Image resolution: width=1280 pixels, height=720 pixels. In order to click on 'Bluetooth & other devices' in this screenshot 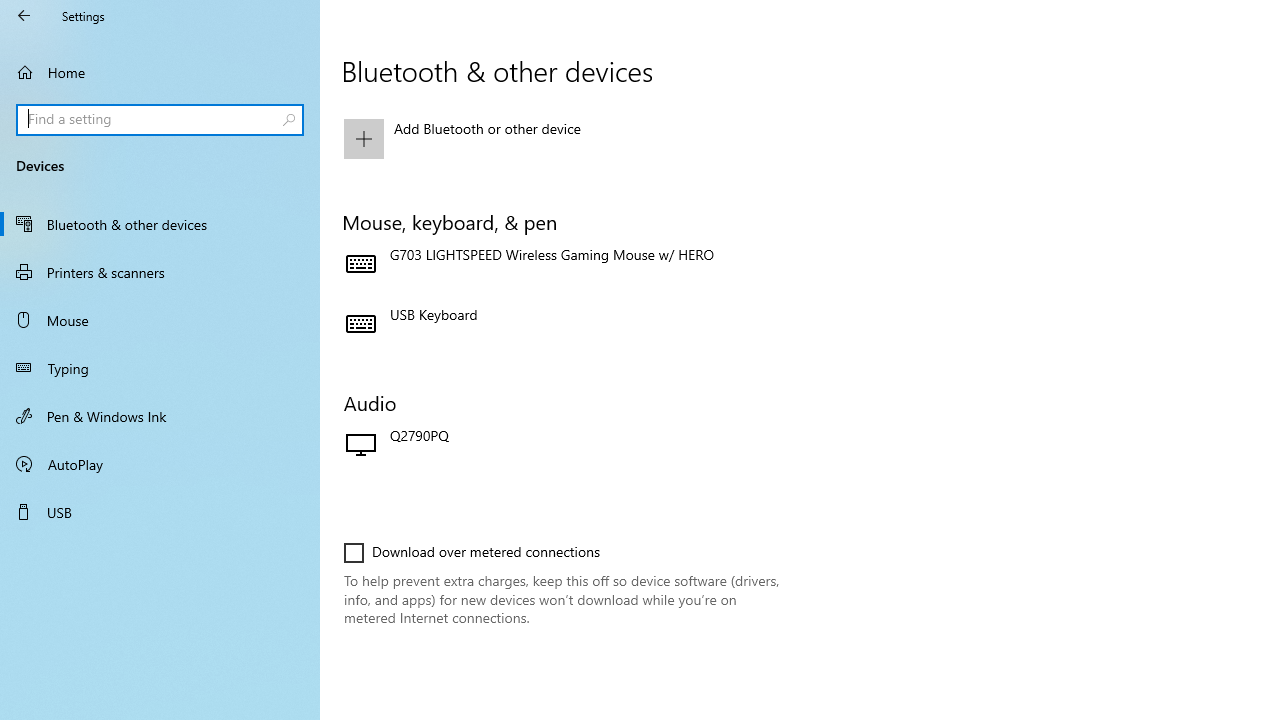, I will do `click(160, 223)`.